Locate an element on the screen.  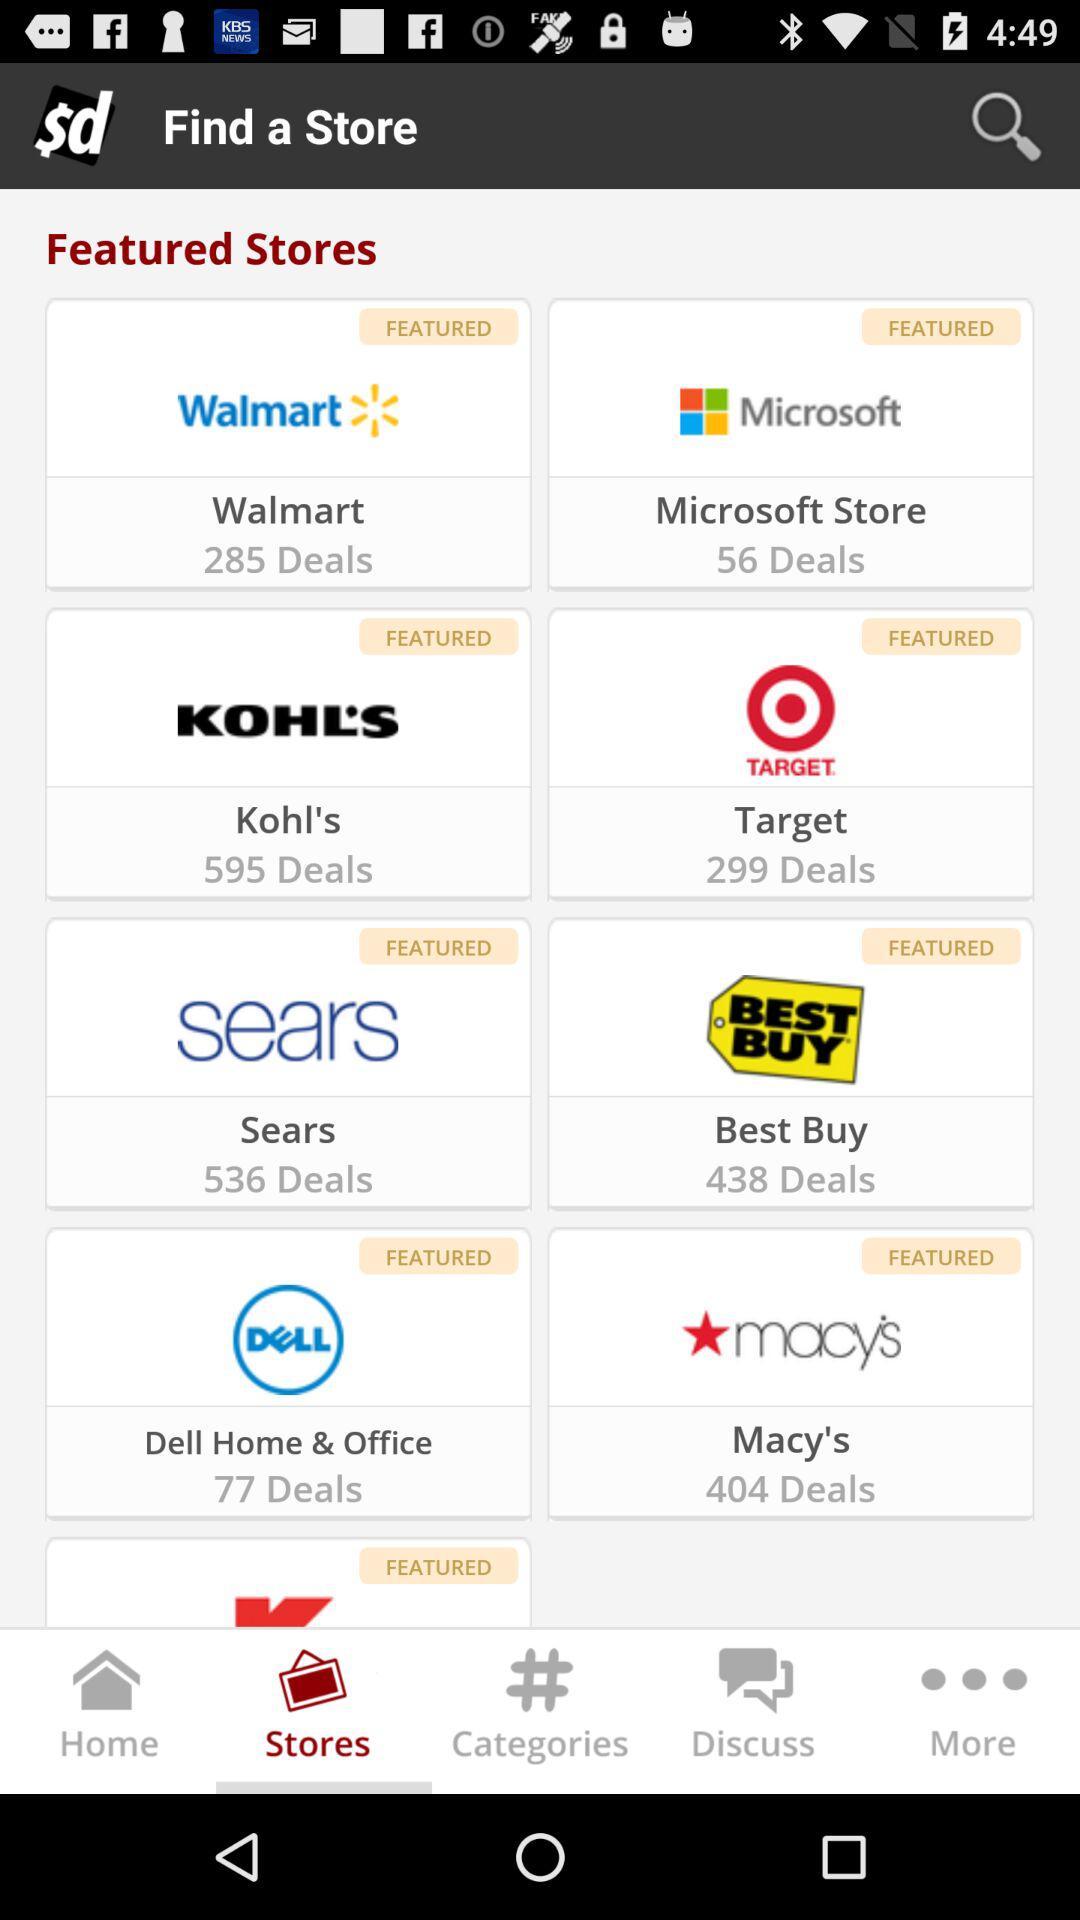
opens categories tab is located at coordinates (540, 1715).